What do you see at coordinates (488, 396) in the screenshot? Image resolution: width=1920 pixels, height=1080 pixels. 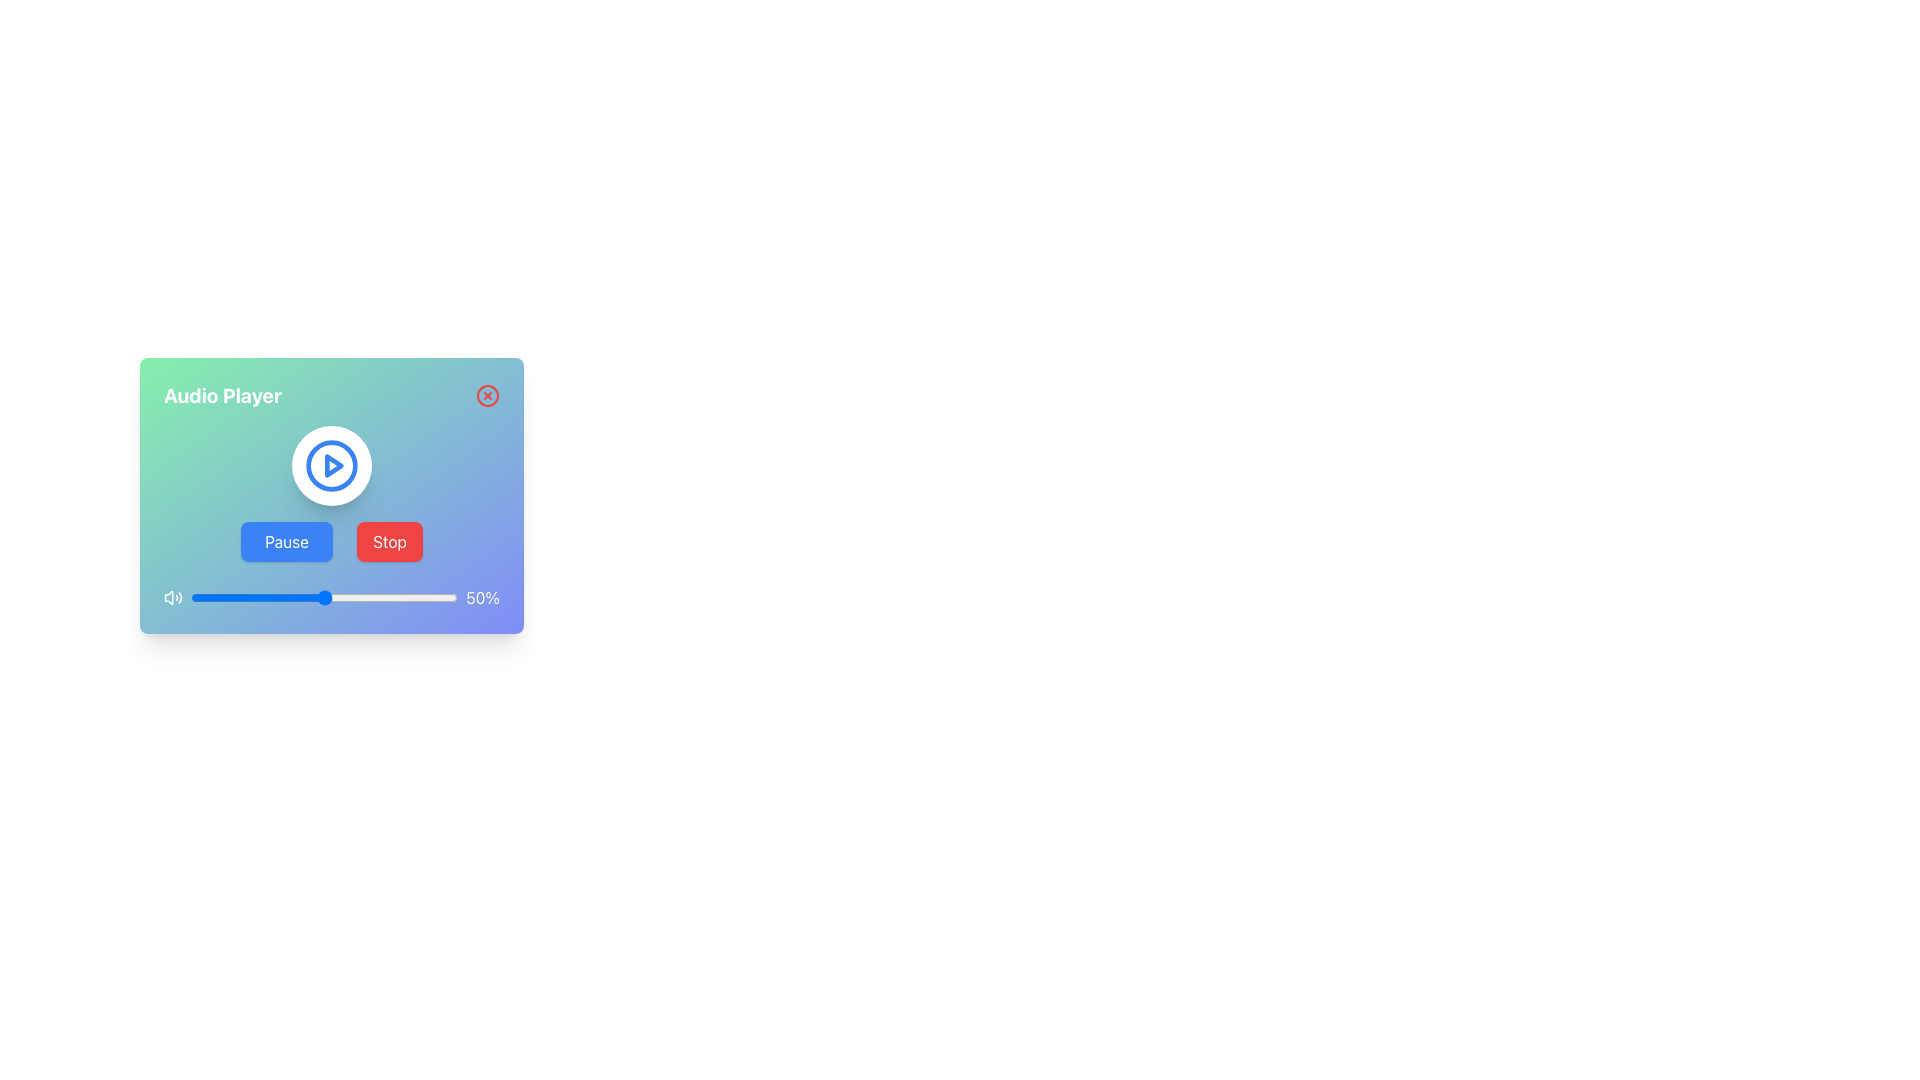 I see `the close icon button located at the top-right corner of the 'Audio Player' interface` at bounding box center [488, 396].